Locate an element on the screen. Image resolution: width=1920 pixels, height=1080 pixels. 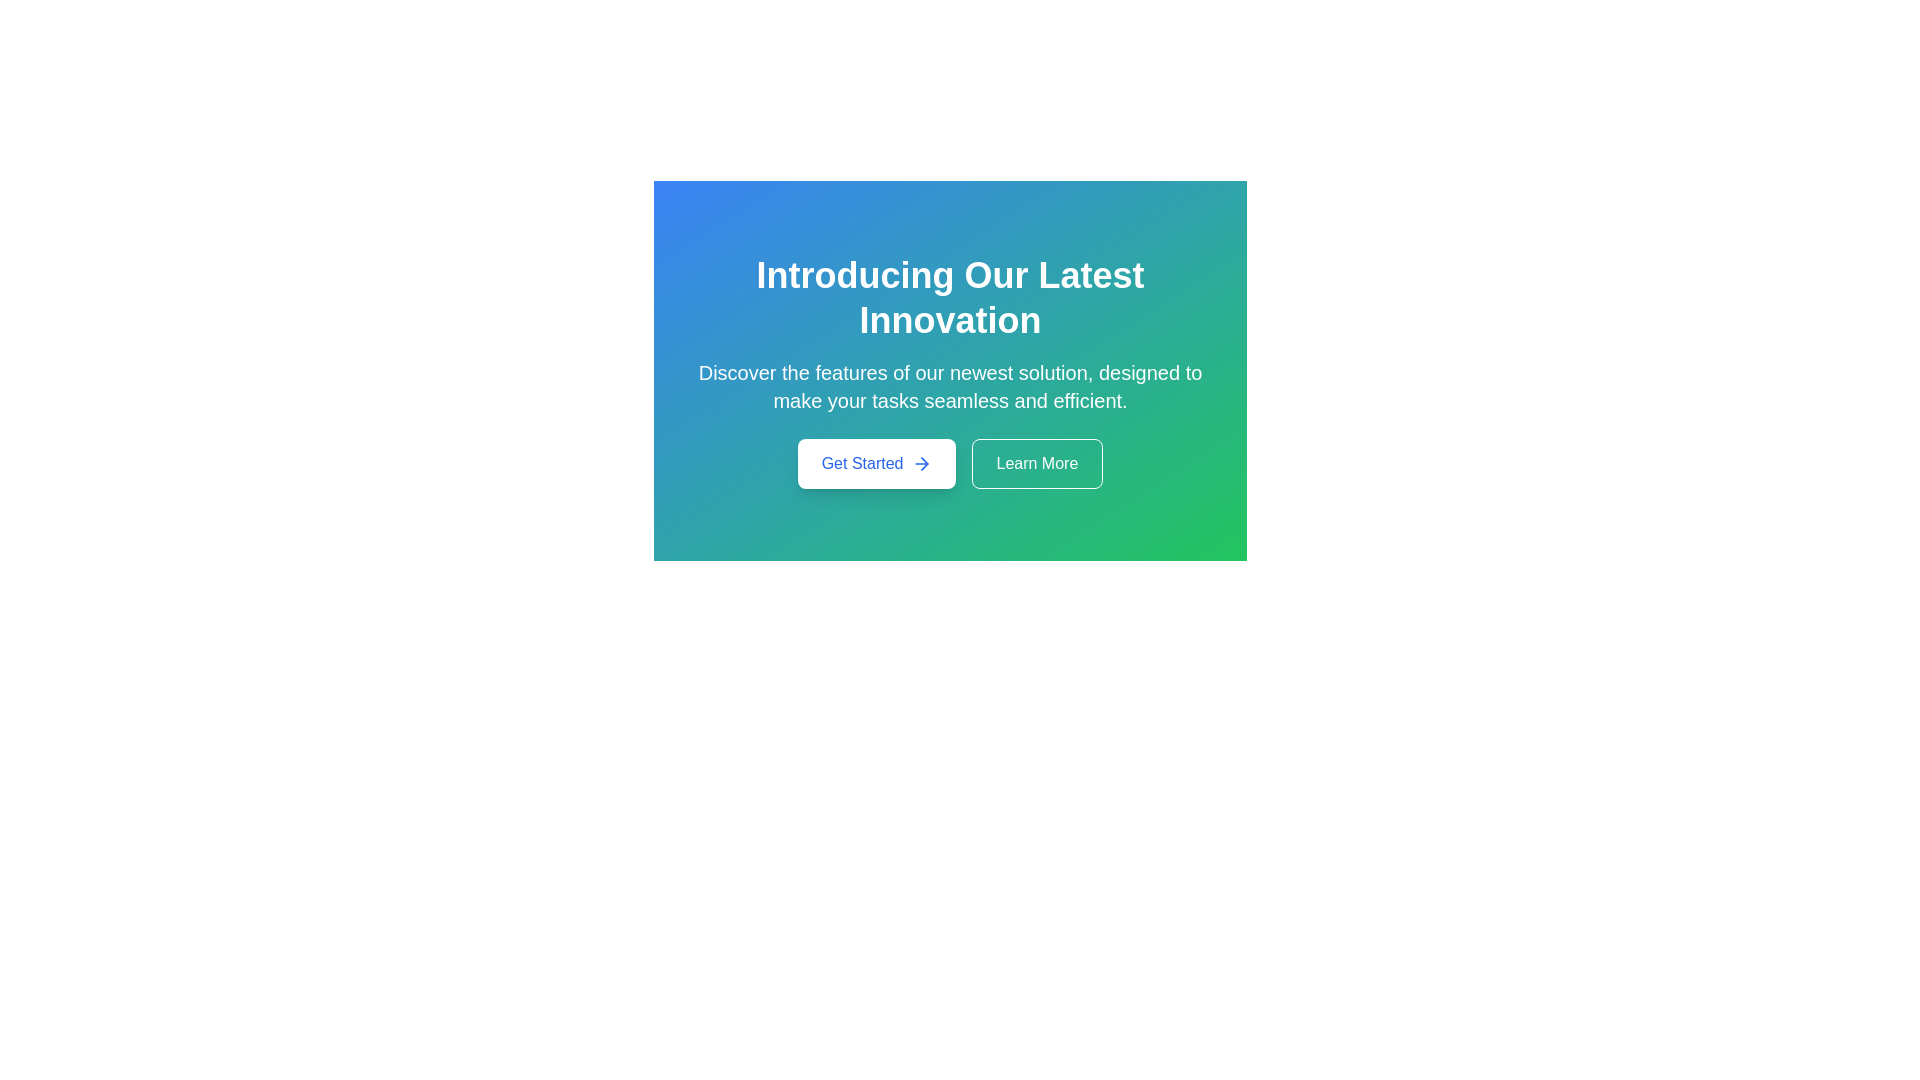
the interactive button on the left side of the horizontal group is located at coordinates (876, 463).